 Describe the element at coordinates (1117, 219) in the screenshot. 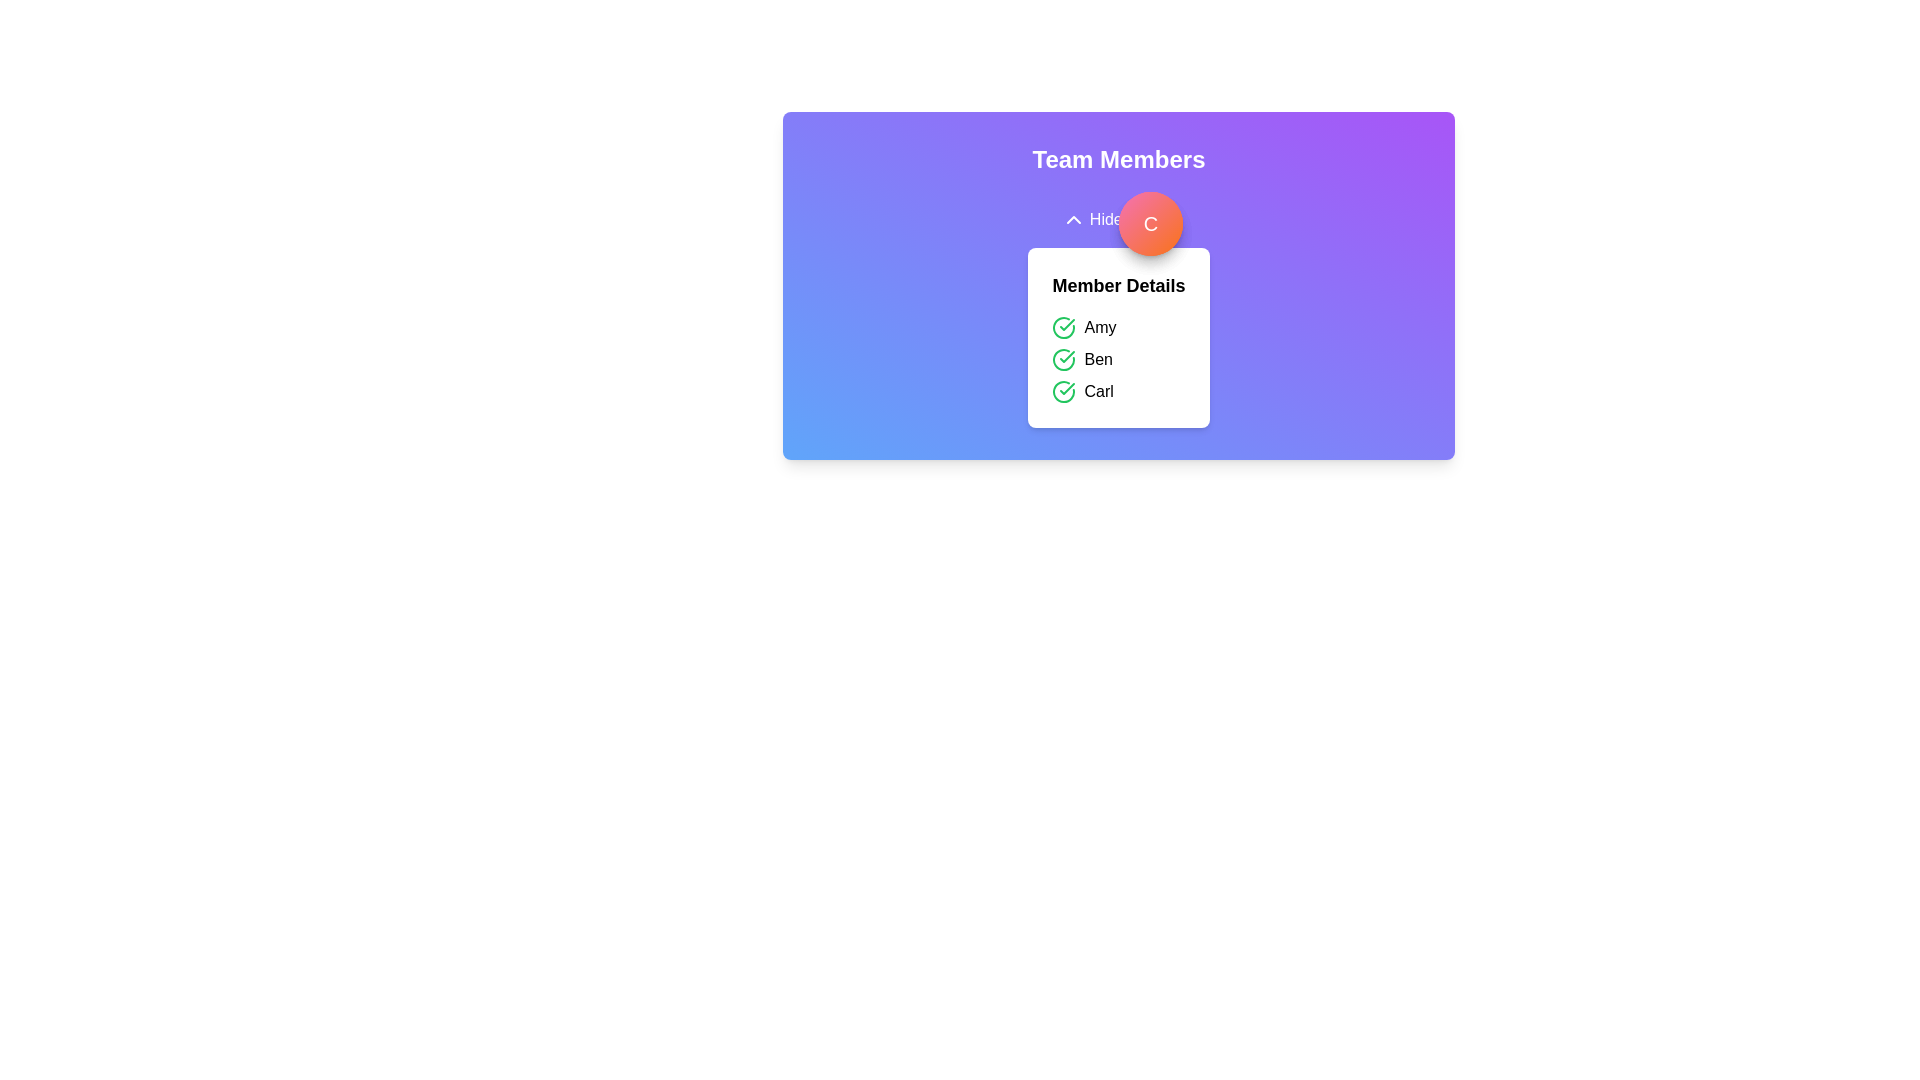

I see `the 'Hide Details' button, which features an upward-facing chevron icon and white text on a colored background` at that location.